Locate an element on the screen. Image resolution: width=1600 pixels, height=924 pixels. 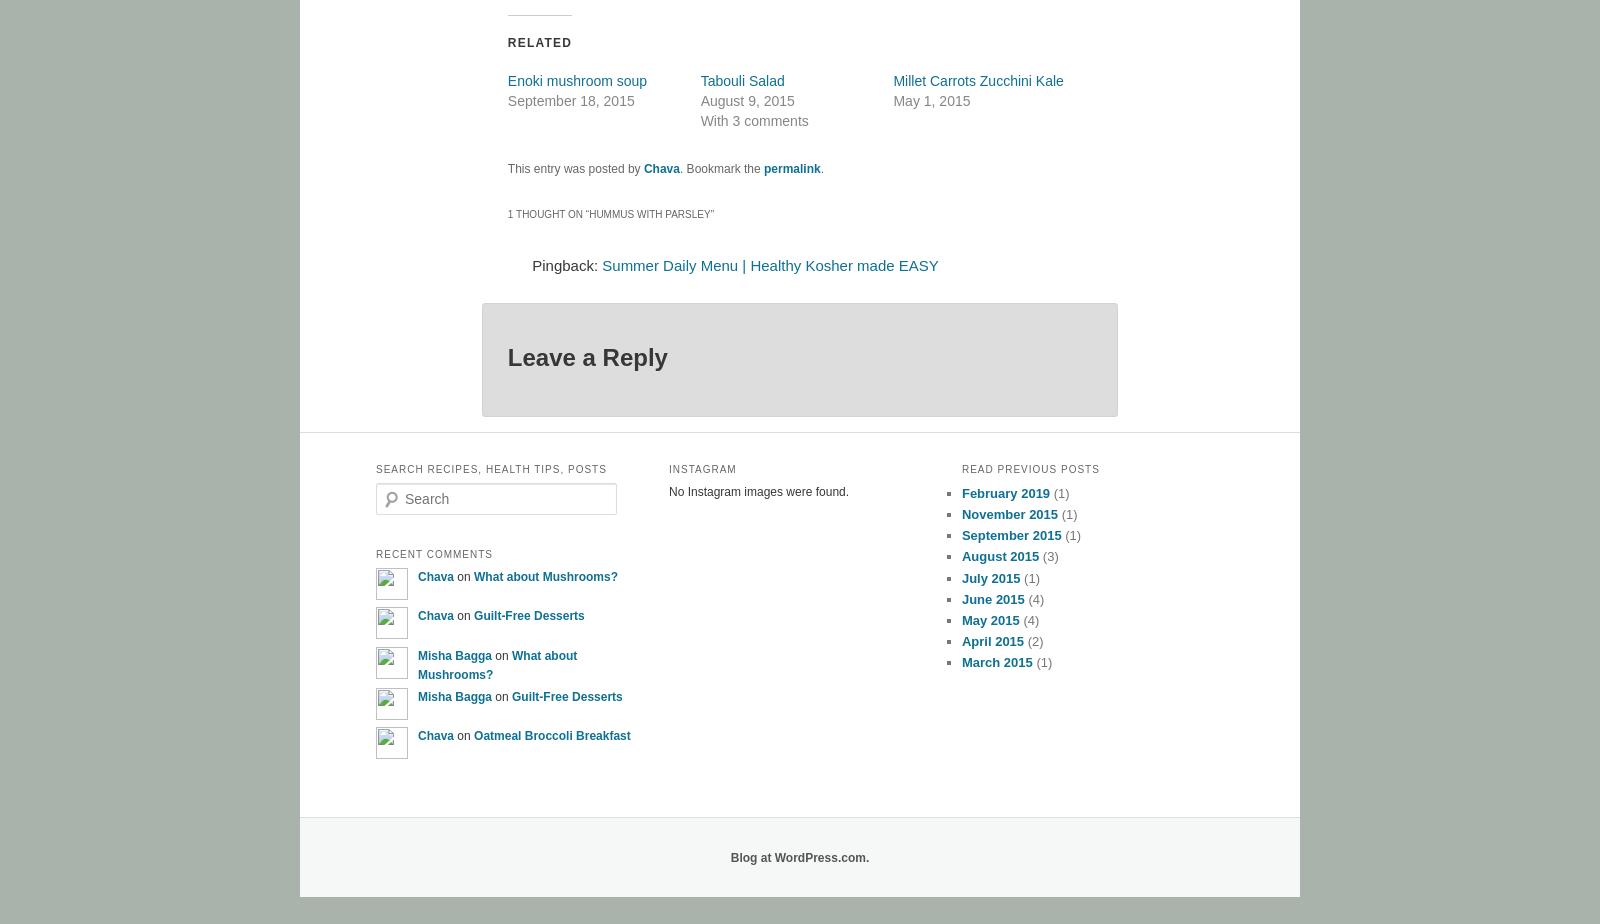
'Hummus with Parsley' is located at coordinates (649, 214).